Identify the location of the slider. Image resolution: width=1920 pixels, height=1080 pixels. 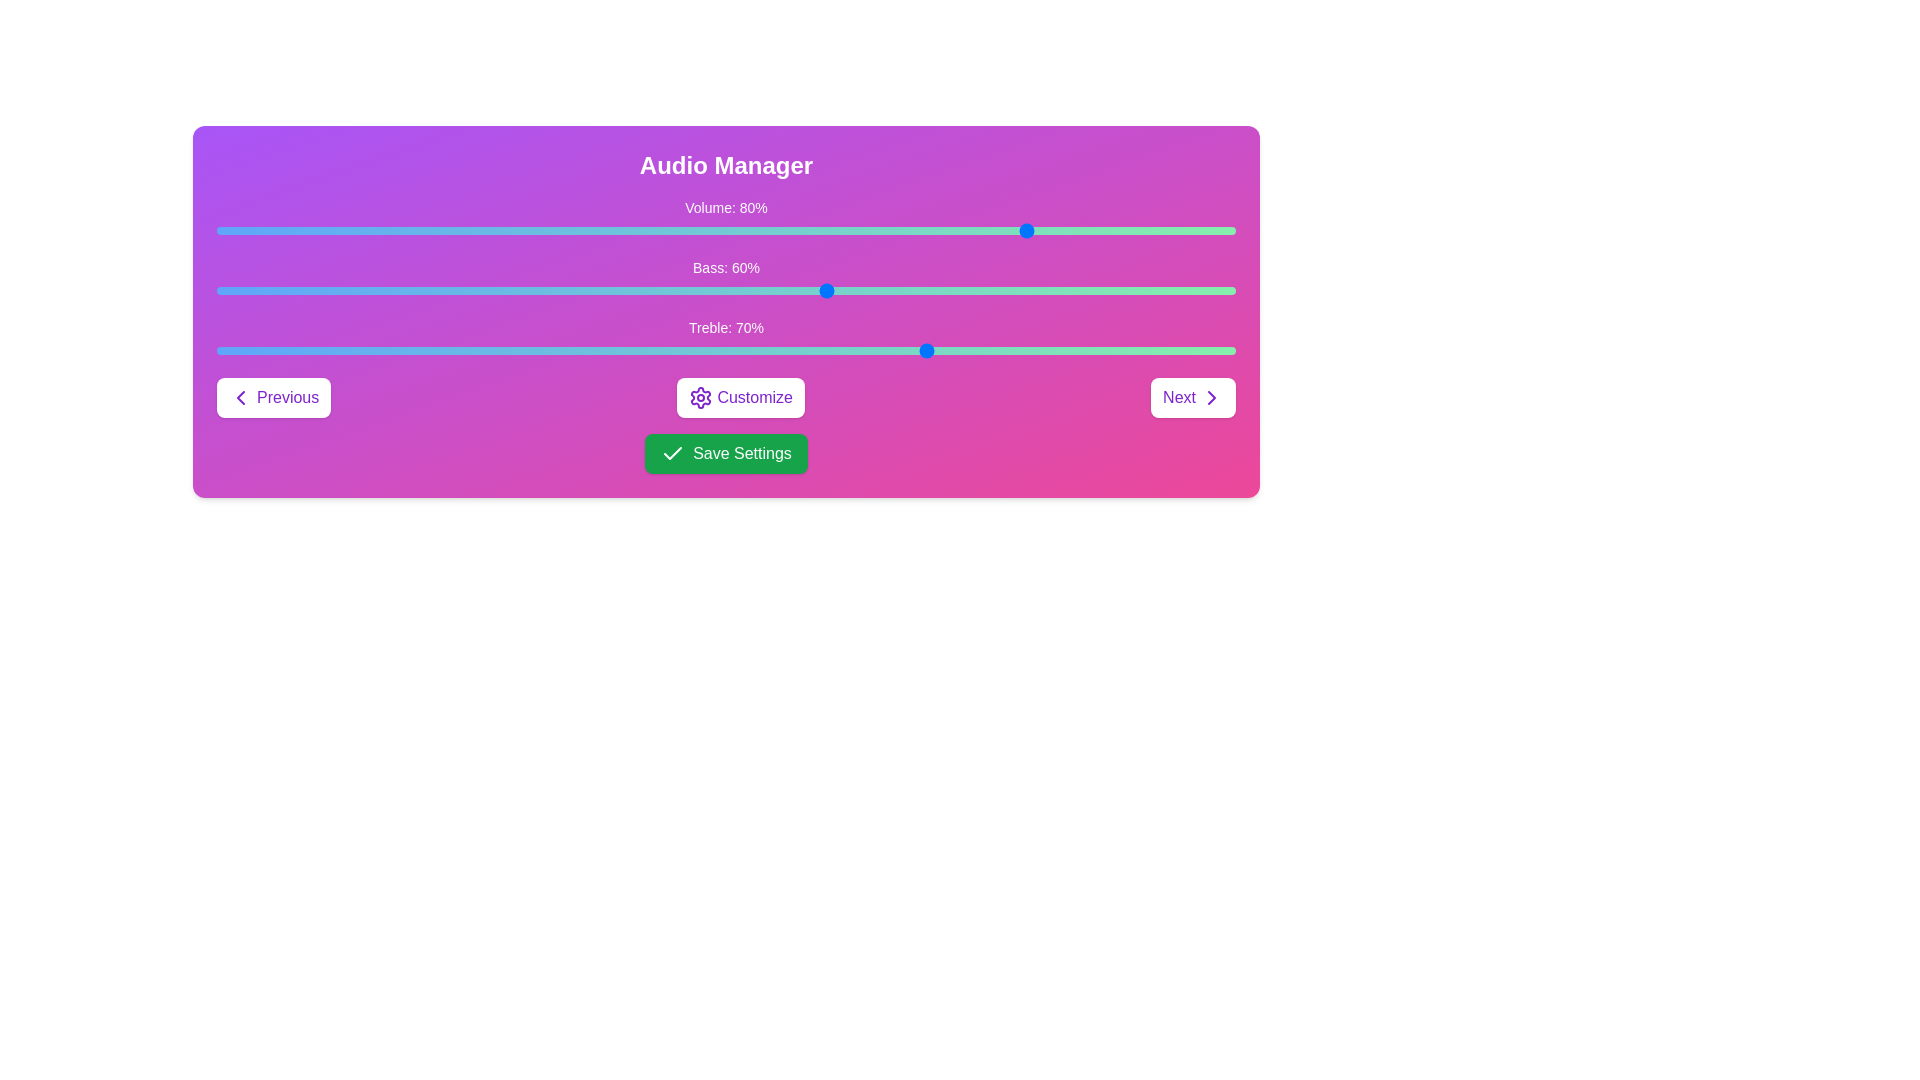
(460, 350).